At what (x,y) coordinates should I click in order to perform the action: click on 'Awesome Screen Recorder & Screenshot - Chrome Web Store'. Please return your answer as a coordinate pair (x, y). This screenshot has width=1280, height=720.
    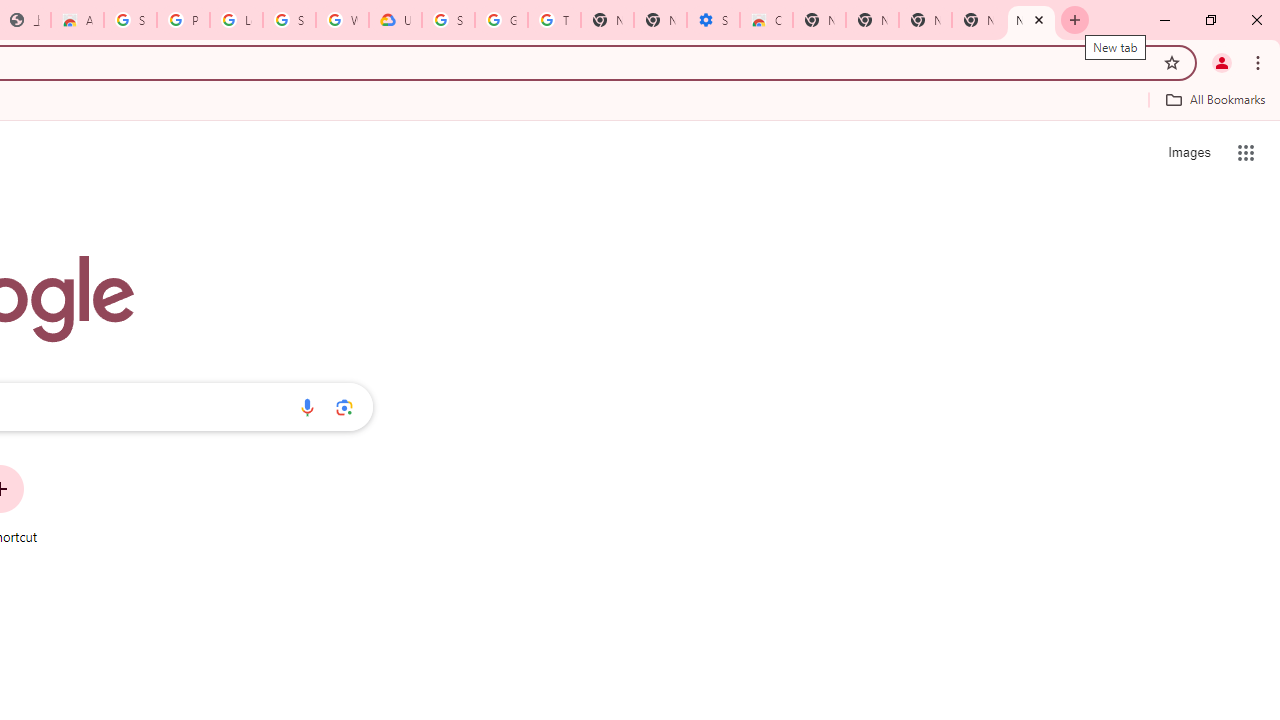
    Looking at the image, I should click on (77, 20).